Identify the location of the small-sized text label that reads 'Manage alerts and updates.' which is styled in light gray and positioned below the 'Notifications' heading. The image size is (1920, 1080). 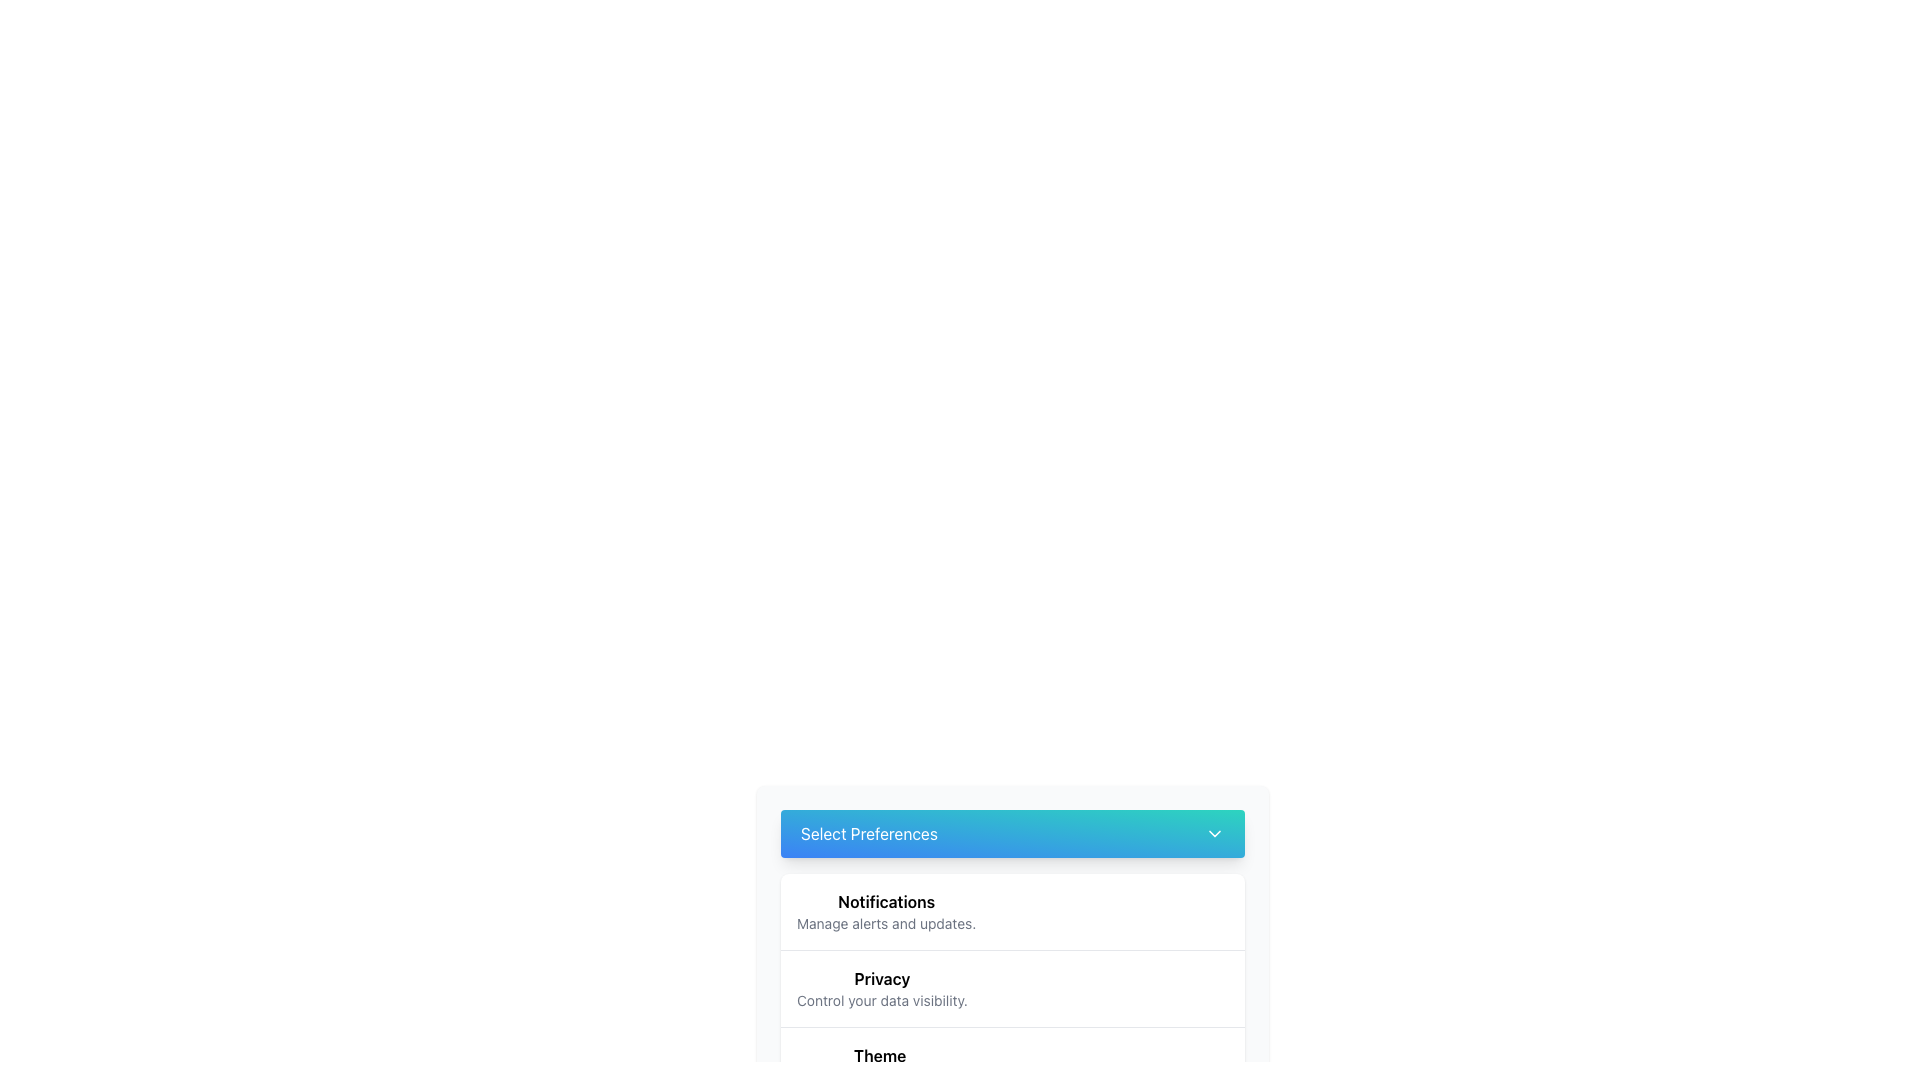
(885, 924).